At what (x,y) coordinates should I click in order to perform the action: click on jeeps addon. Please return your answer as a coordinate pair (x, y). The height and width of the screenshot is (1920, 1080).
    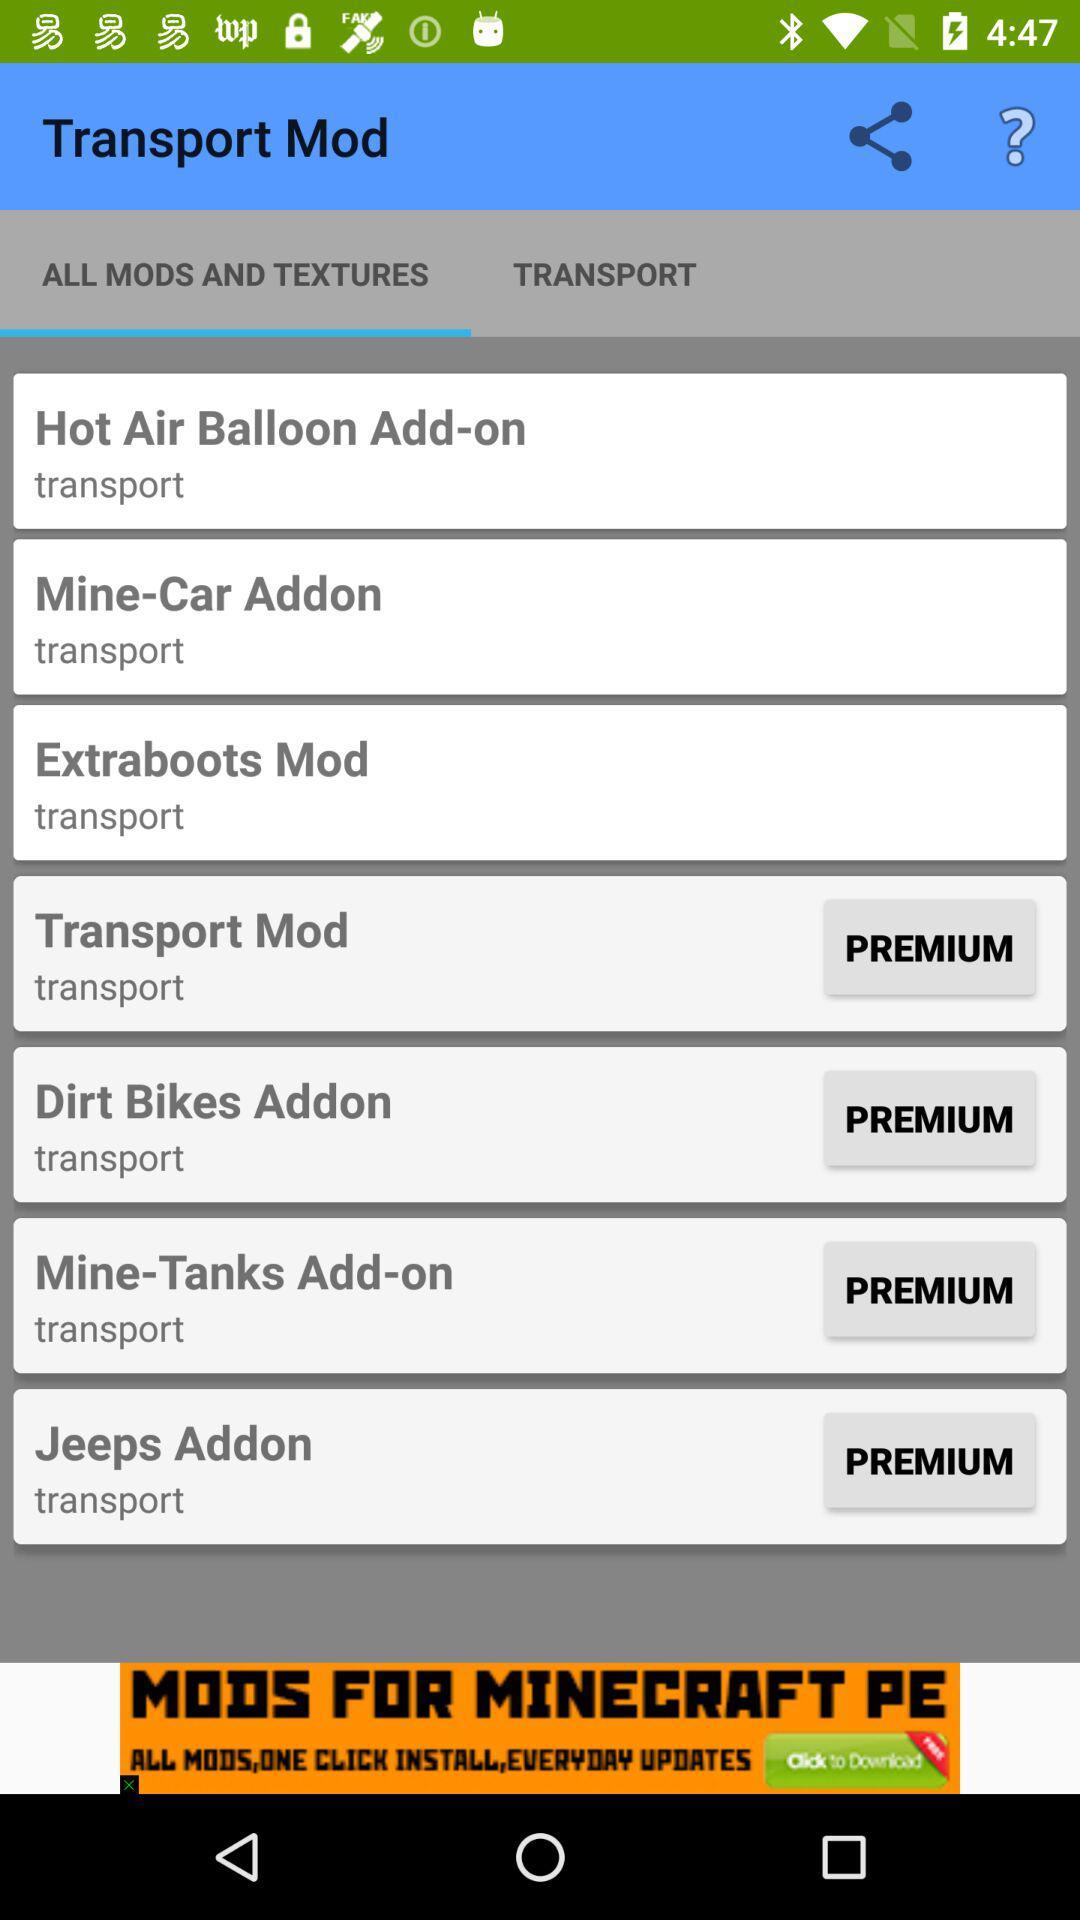
    Looking at the image, I should click on (423, 1441).